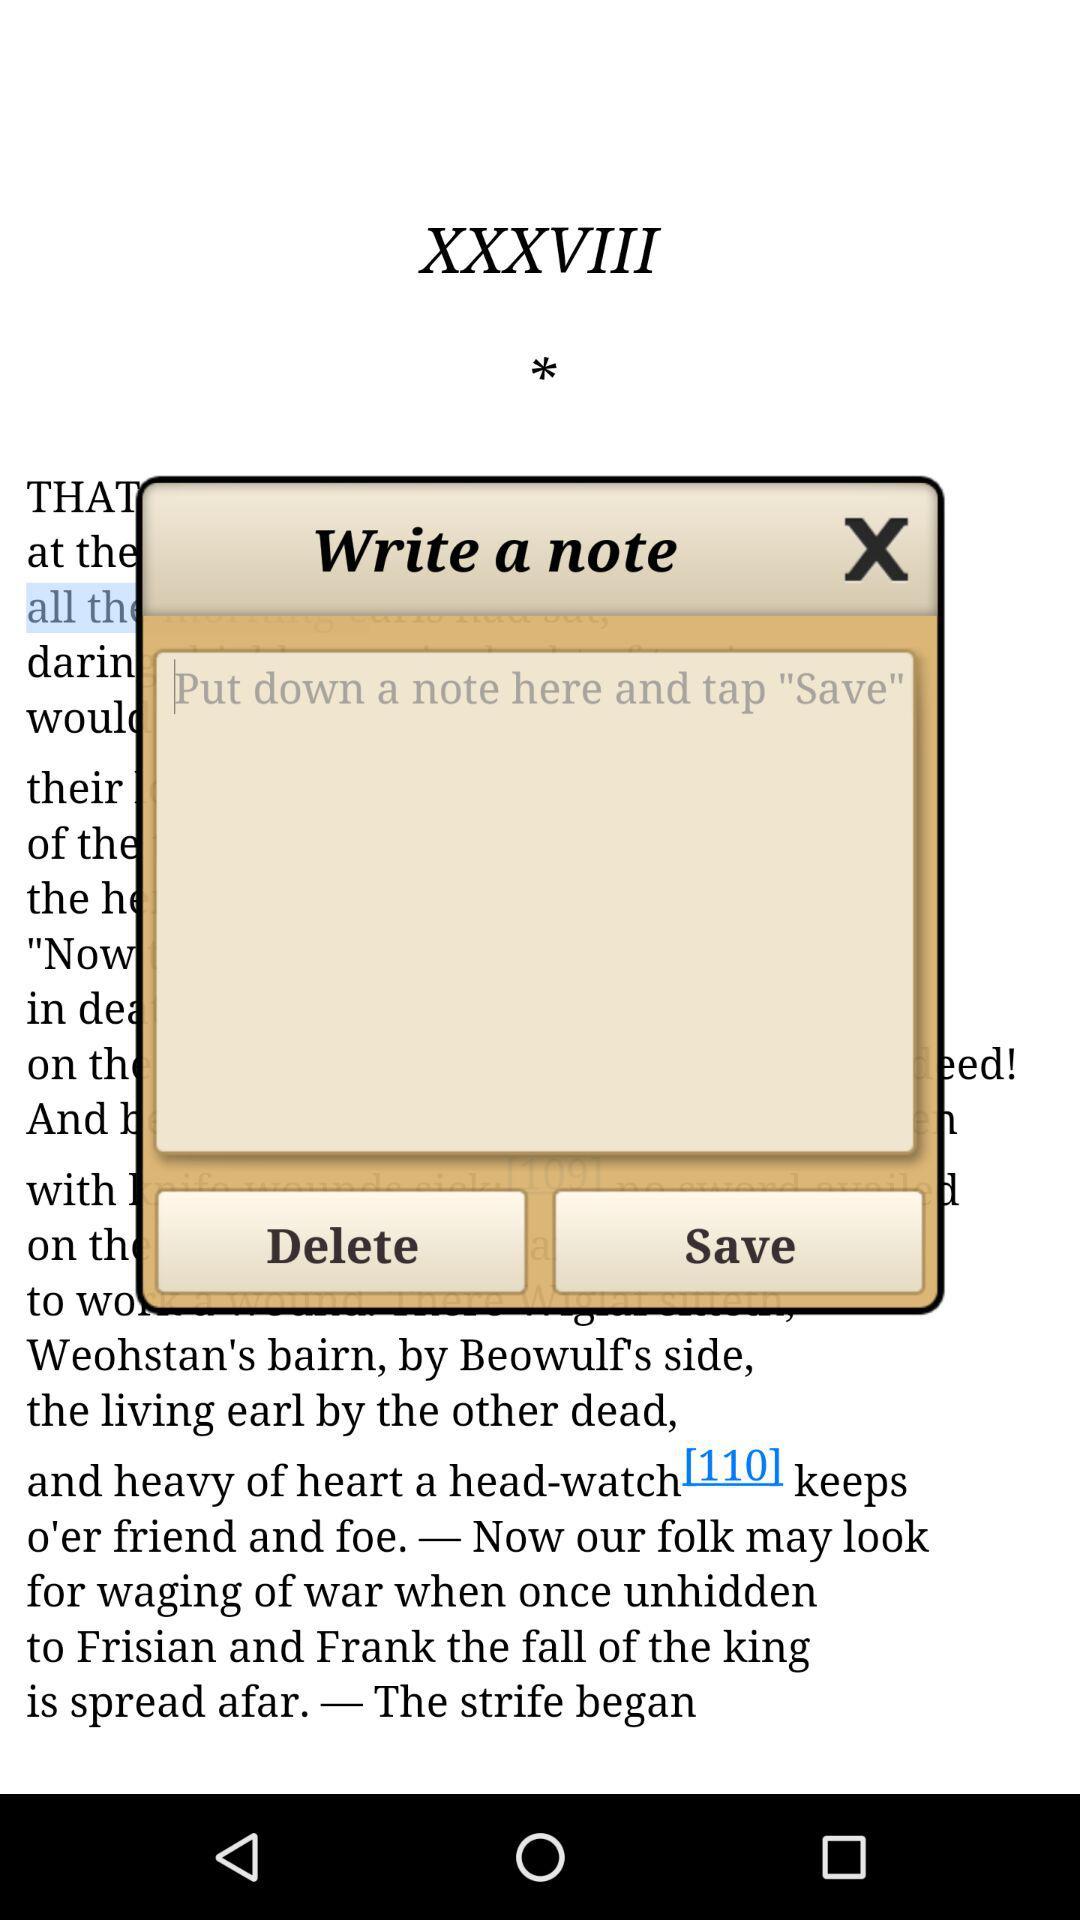 The width and height of the screenshot is (1080, 1920). I want to click on write a note, so click(540, 908).